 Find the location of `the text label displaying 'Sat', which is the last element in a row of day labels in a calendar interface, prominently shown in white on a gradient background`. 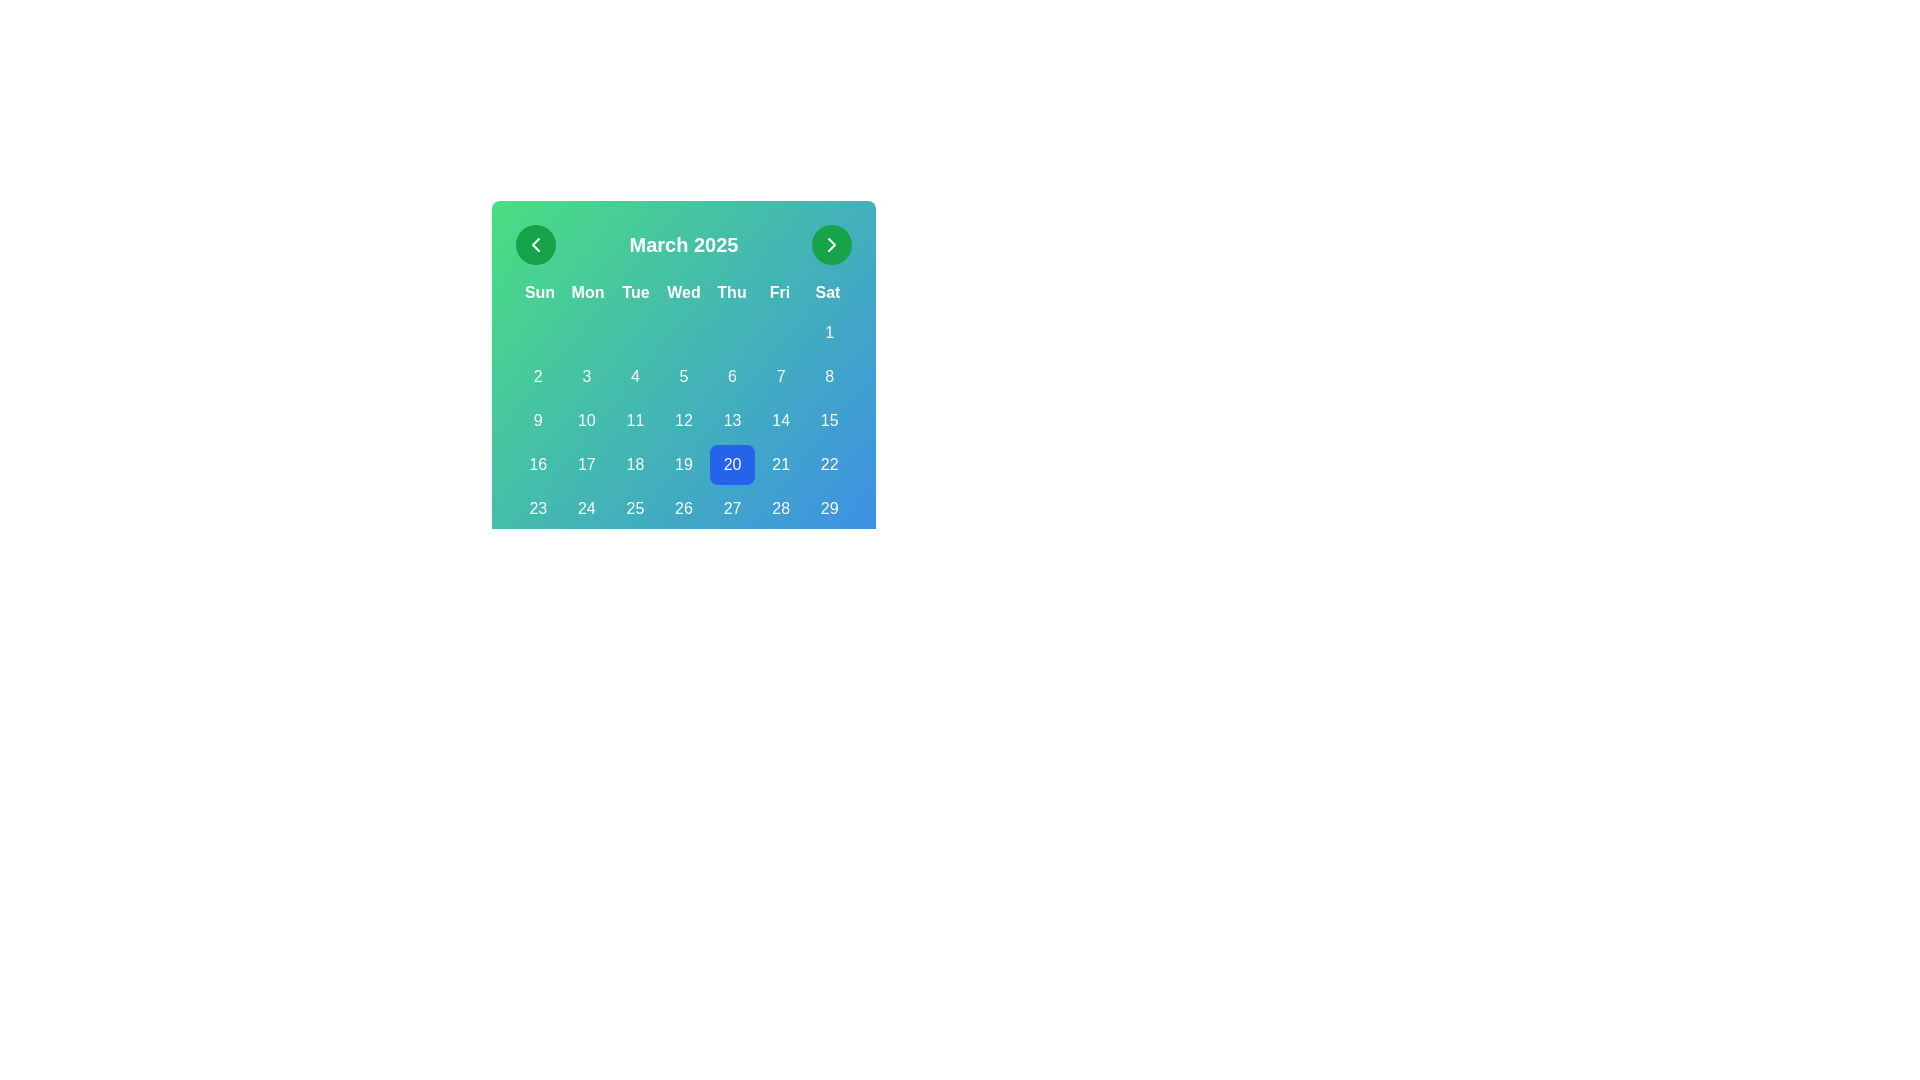

the text label displaying 'Sat', which is the last element in a row of day labels in a calendar interface, prominently shown in white on a gradient background is located at coordinates (828, 293).